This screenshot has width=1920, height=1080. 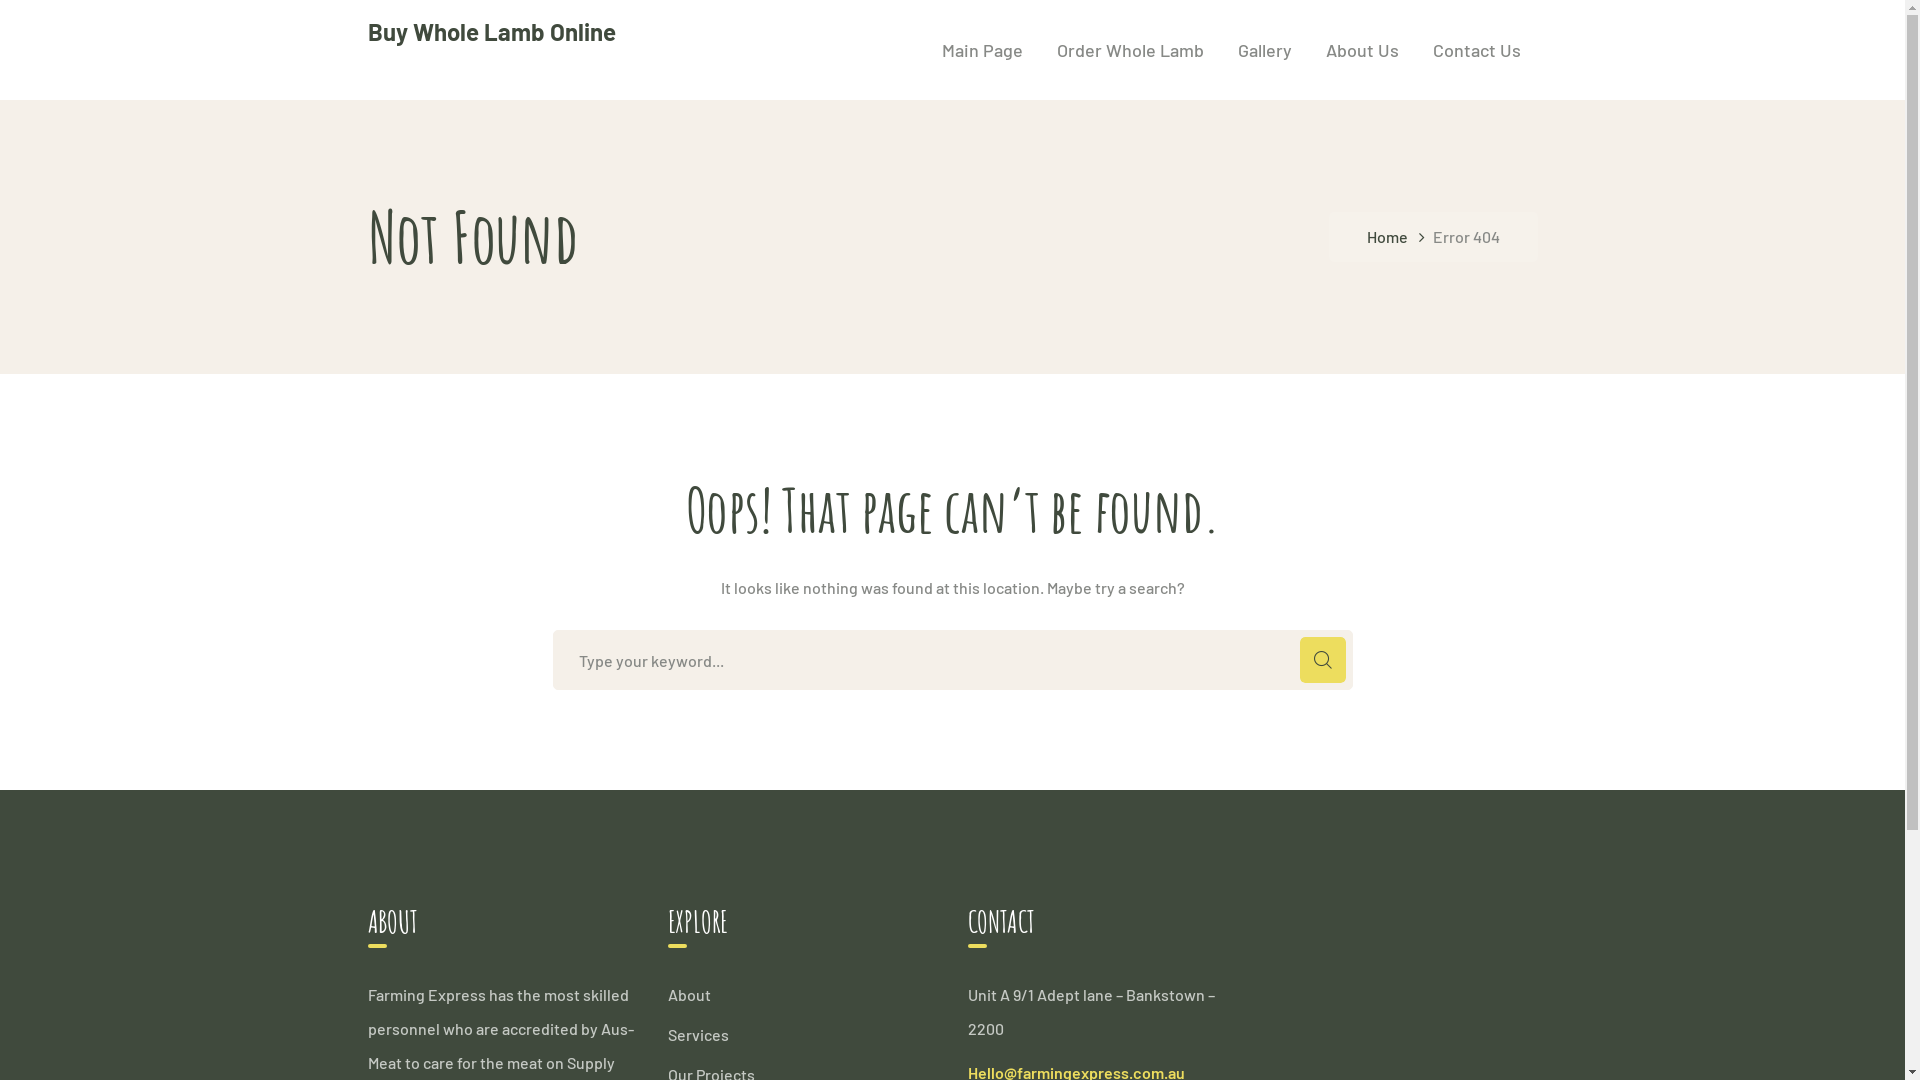 What do you see at coordinates (492, 31) in the screenshot?
I see `'Buy Whole Lamb Online'` at bounding box center [492, 31].